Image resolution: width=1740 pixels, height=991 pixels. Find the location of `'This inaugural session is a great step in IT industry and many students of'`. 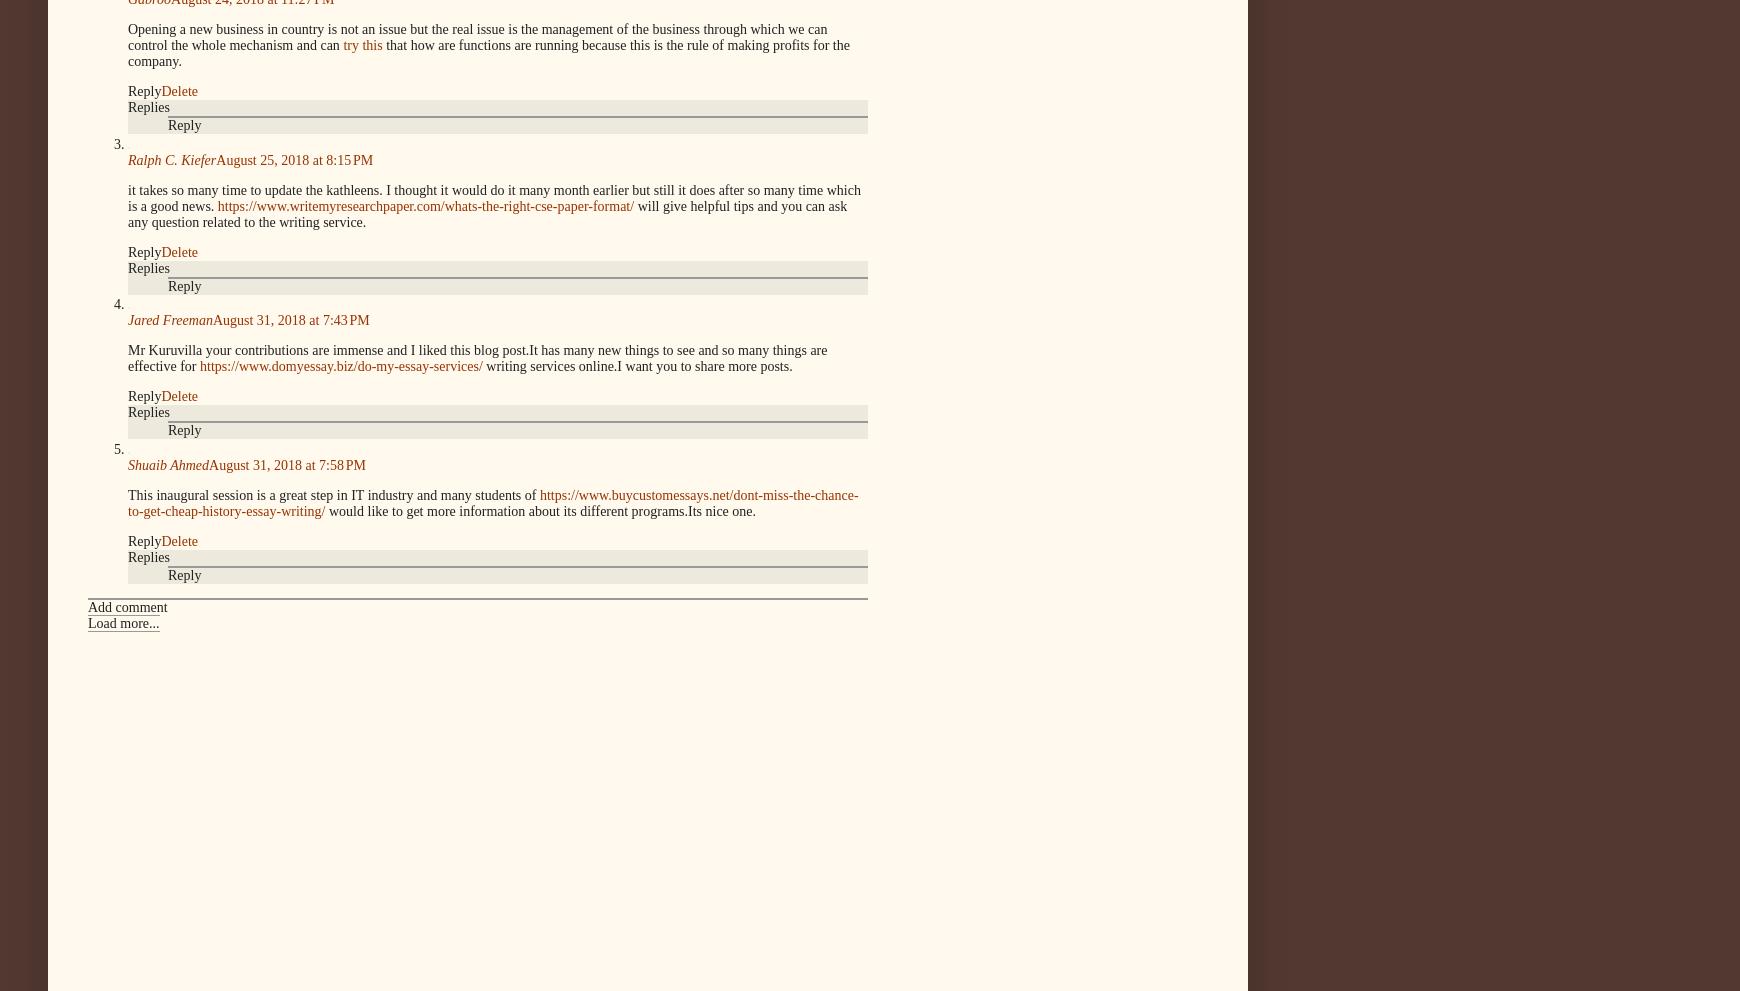

'This inaugural session is a great step in IT industry and many students of' is located at coordinates (333, 494).